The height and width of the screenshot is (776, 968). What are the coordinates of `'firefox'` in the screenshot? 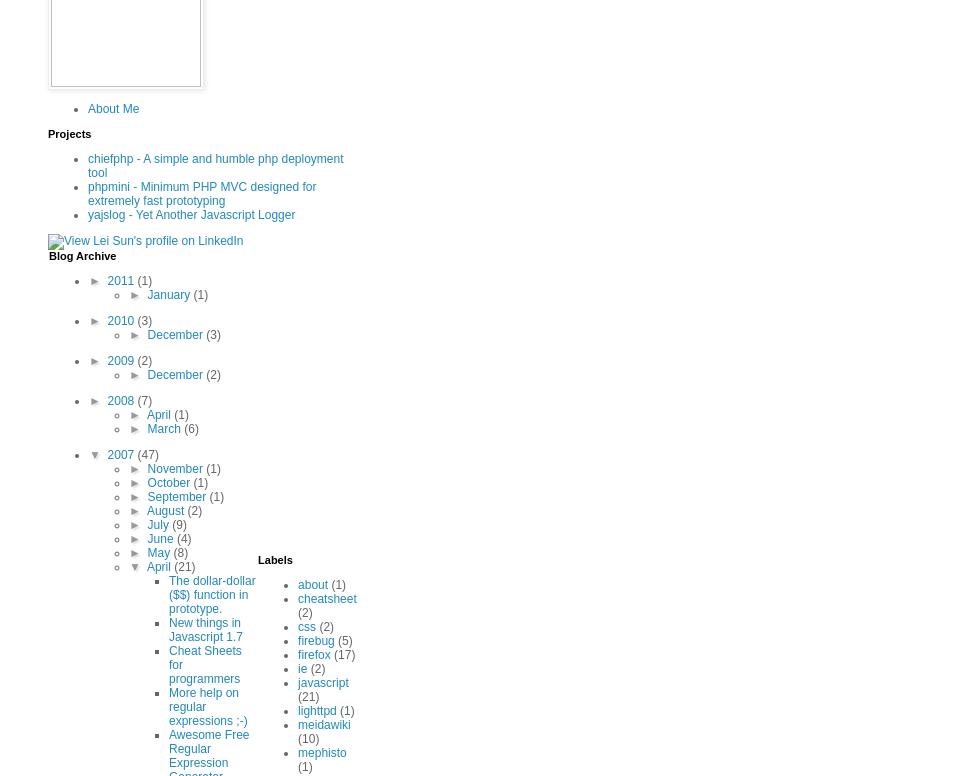 It's located at (313, 653).